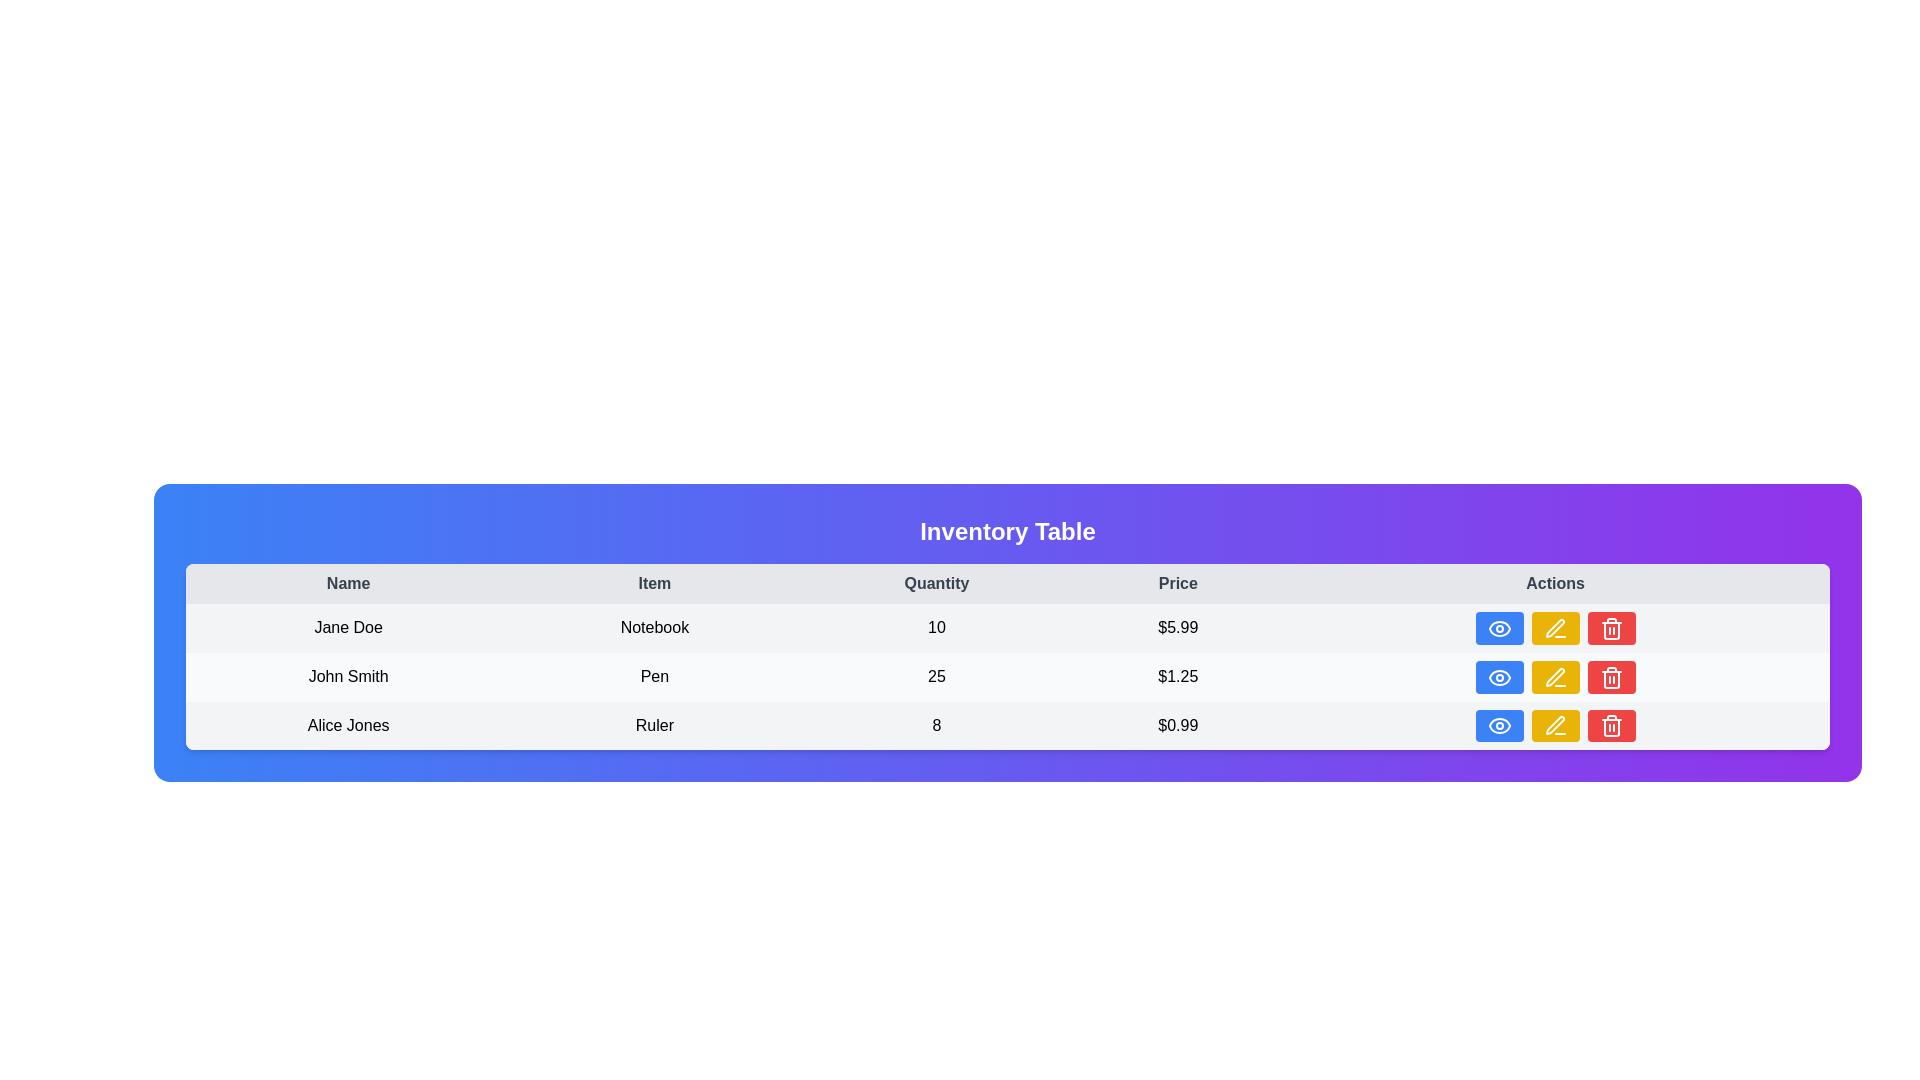  Describe the element at coordinates (1554, 676) in the screenshot. I see `the yellow pen icon in the actions column of the second row for 'John Smith' to initiate edit mode` at that location.